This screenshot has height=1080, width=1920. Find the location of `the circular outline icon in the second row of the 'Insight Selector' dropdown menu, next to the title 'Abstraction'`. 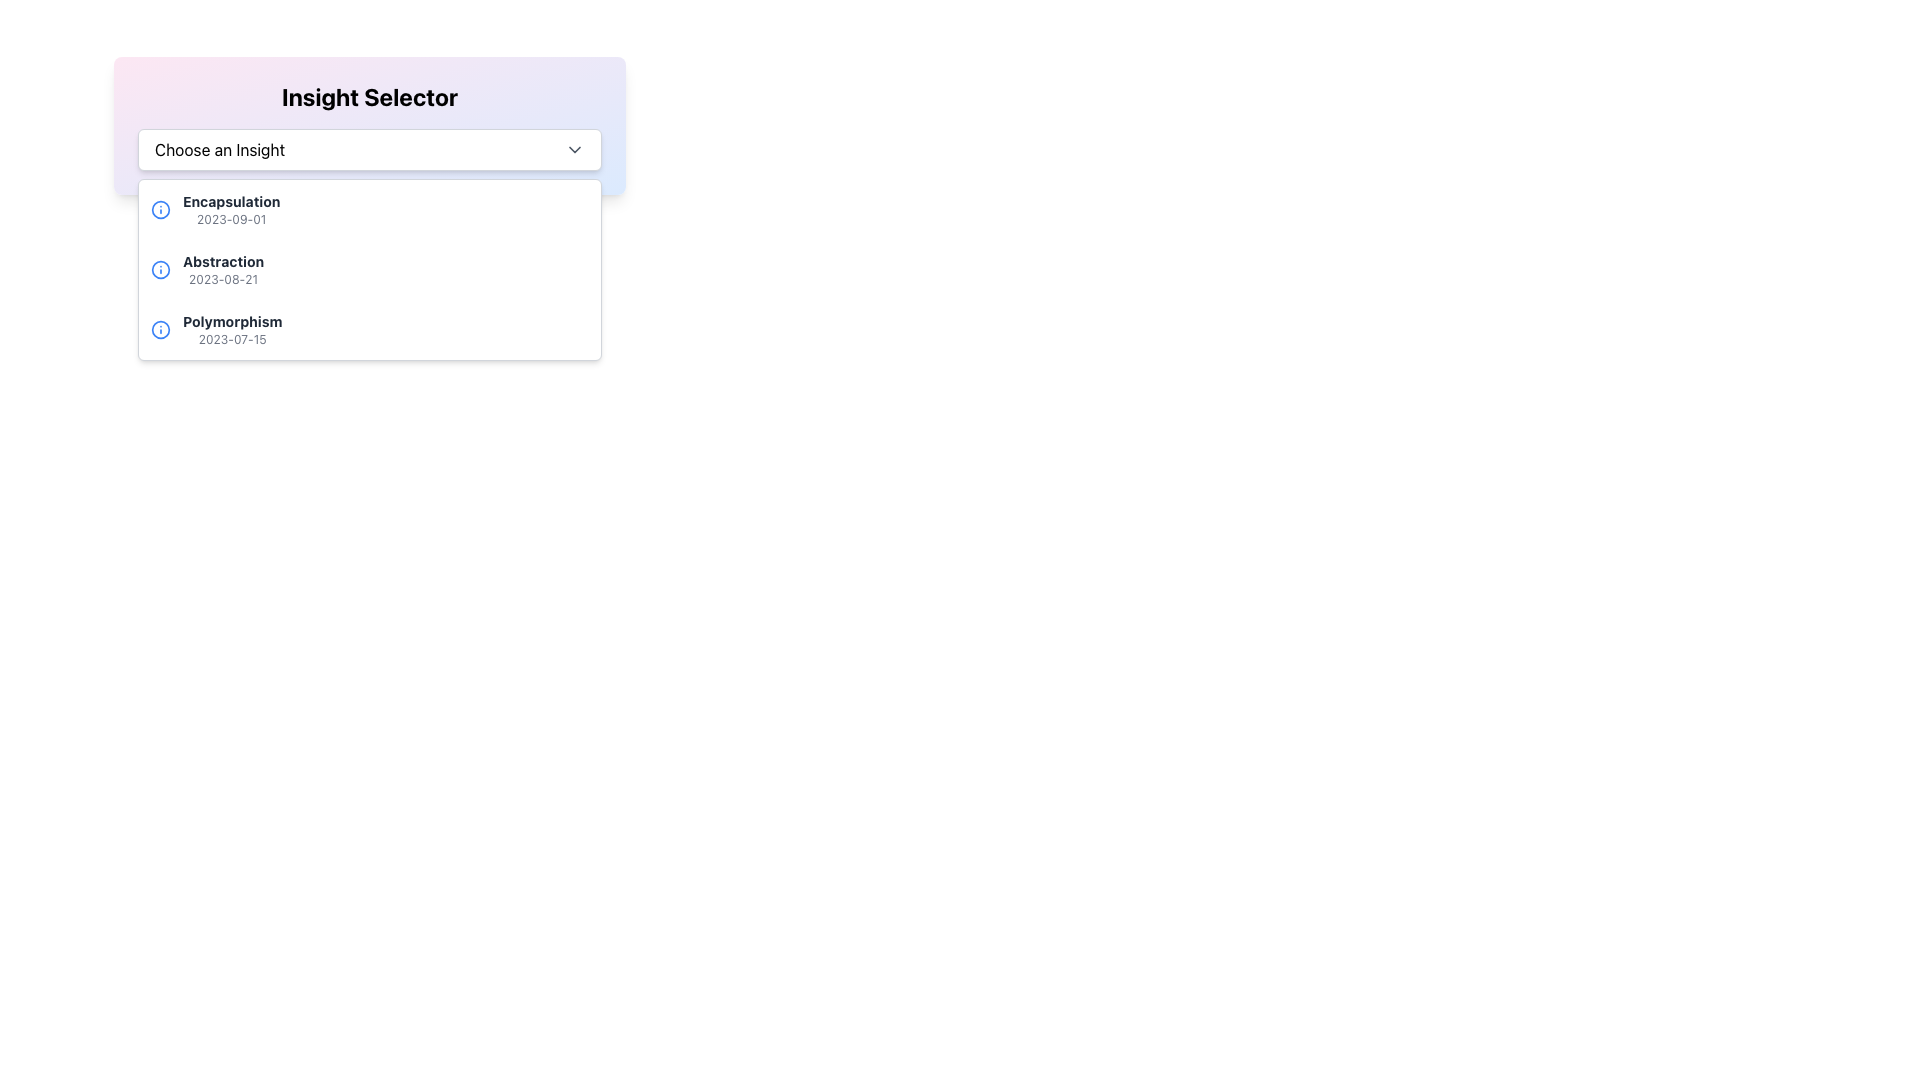

the circular outline icon in the second row of the 'Insight Selector' dropdown menu, next to the title 'Abstraction' is located at coordinates (161, 270).